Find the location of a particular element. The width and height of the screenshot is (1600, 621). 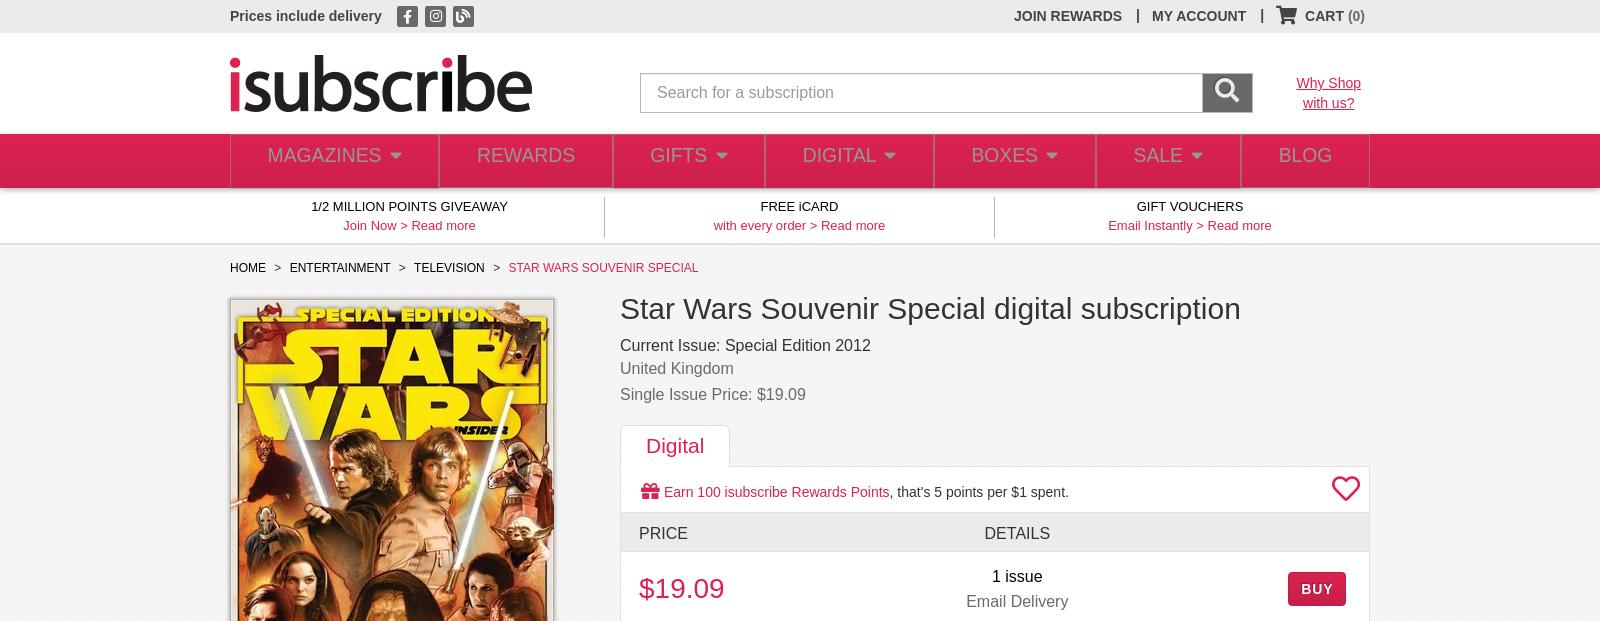

'1 issue' is located at coordinates (1016, 575).